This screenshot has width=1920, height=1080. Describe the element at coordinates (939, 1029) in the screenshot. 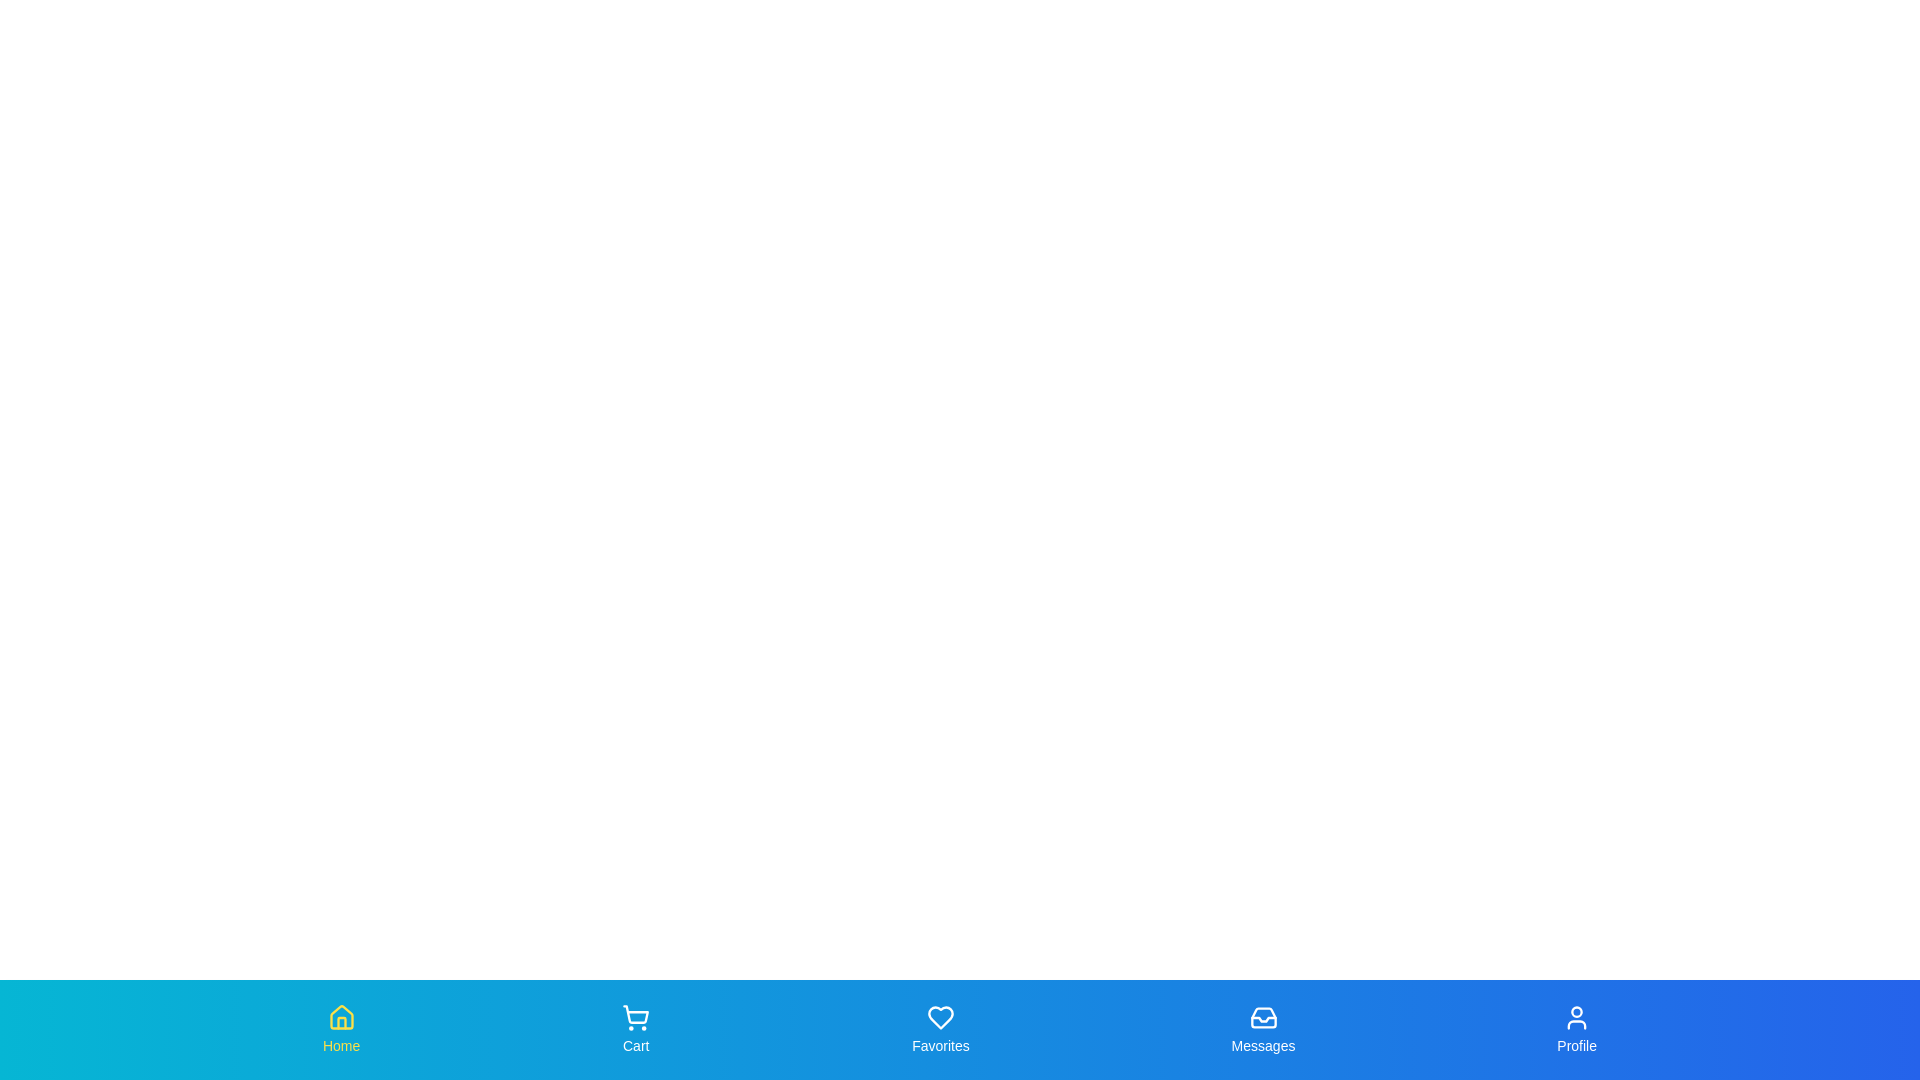

I see `the tab labeled Favorites by clicking on it` at that location.